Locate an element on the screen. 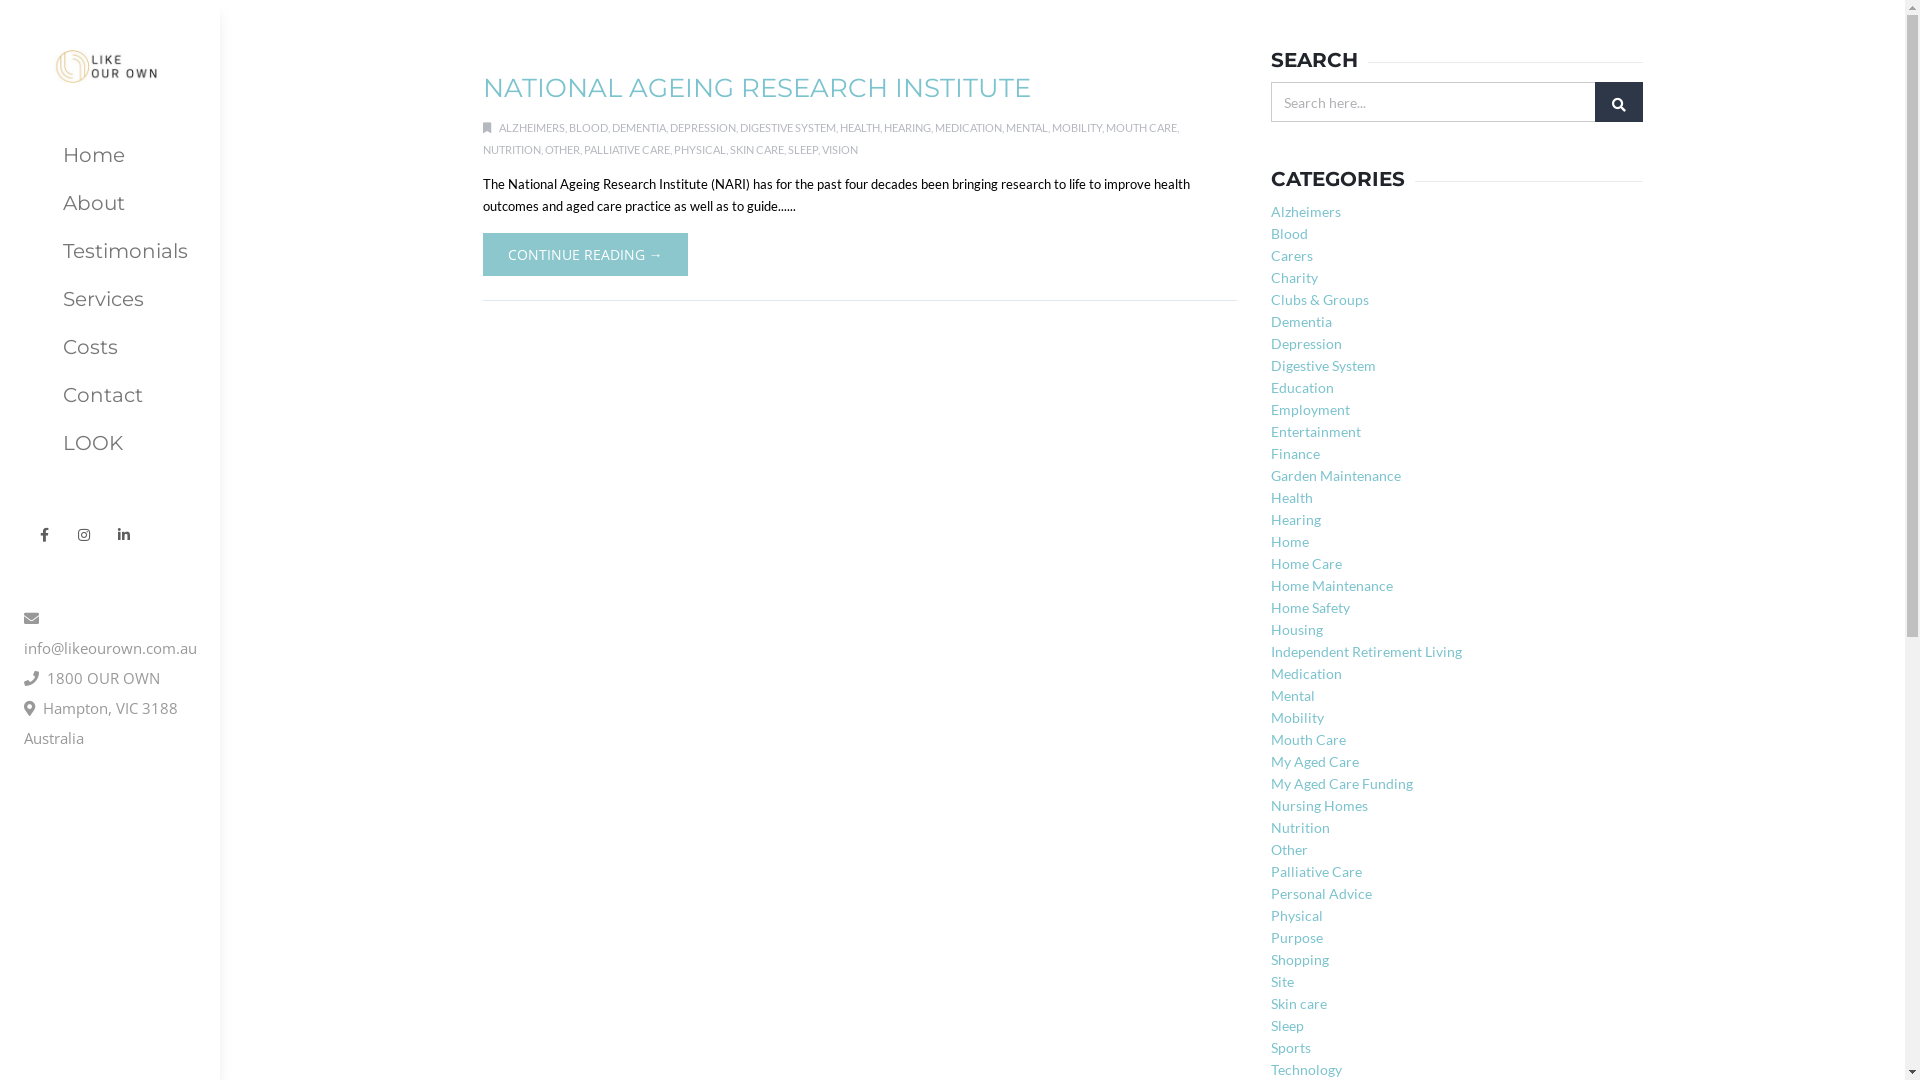 The width and height of the screenshot is (1920, 1080). 'Home Safety' is located at coordinates (1310, 606).